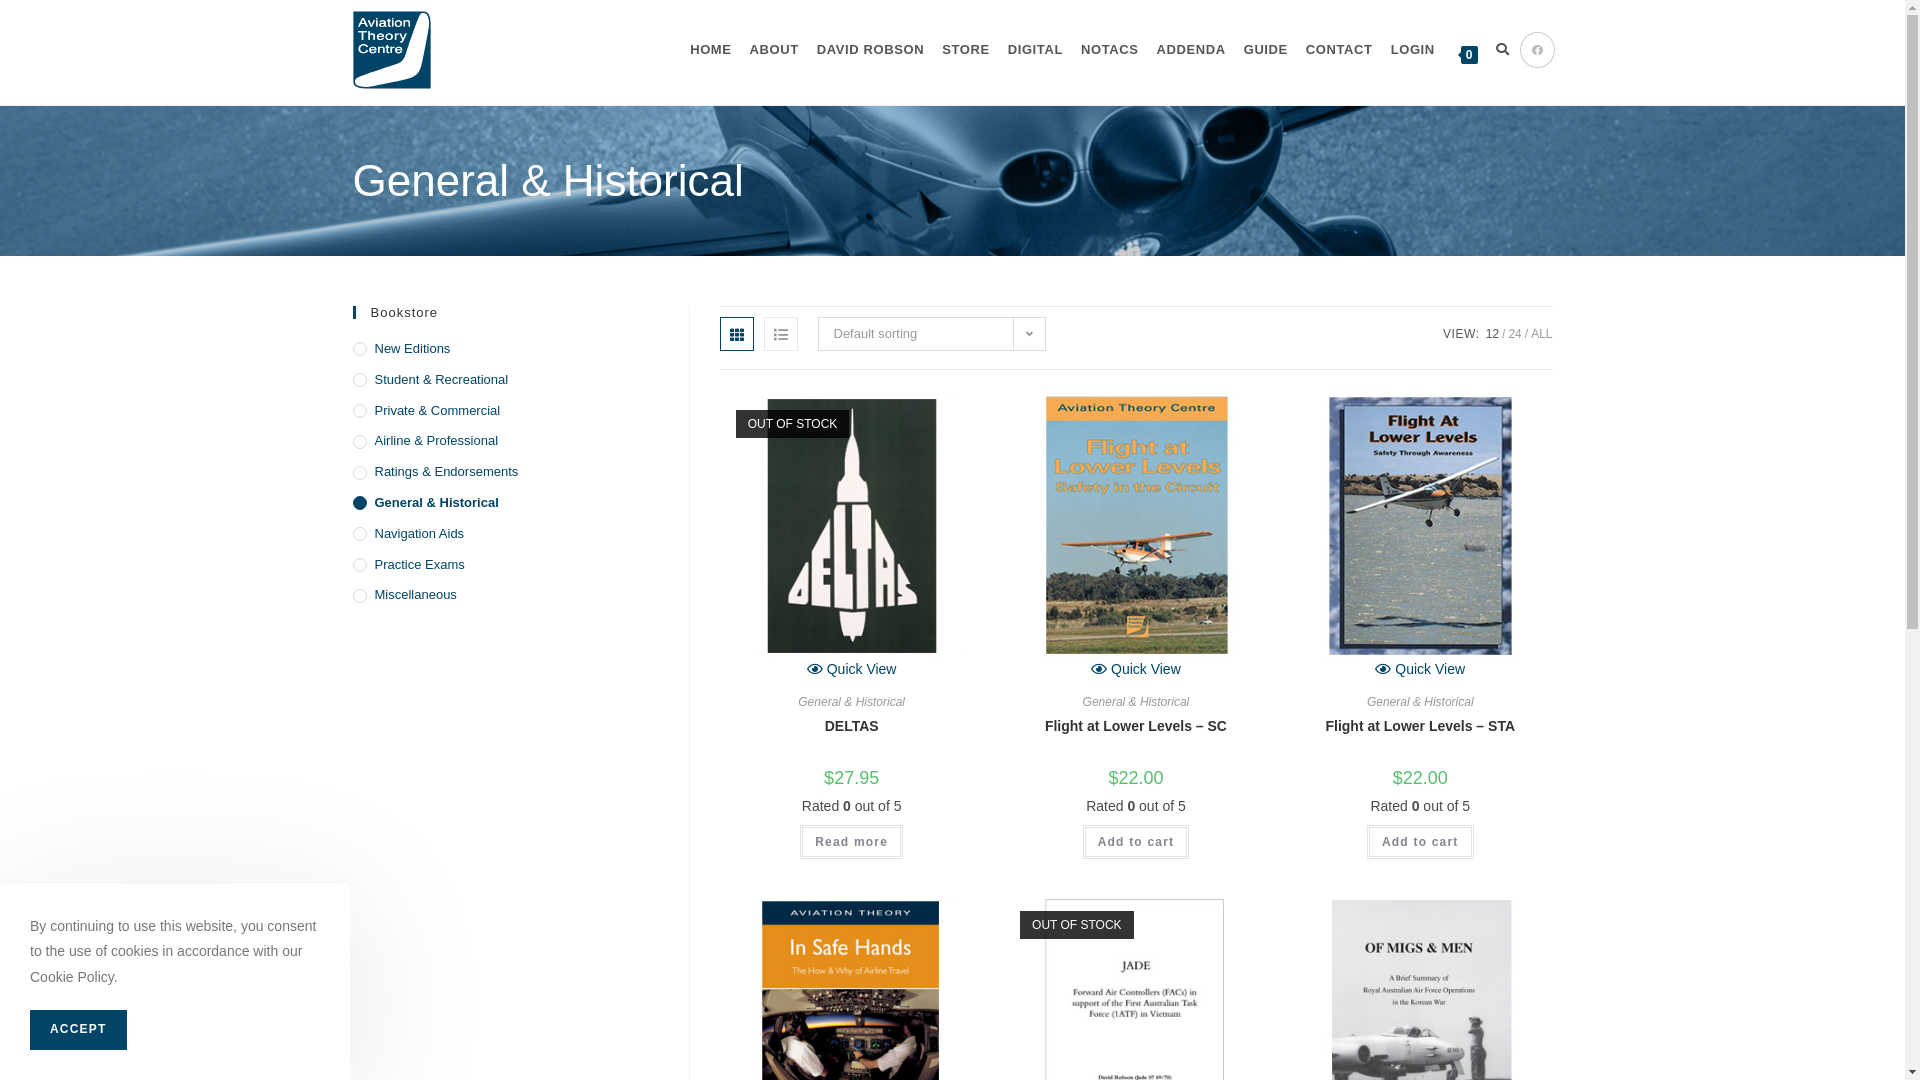 The width and height of the screenshot is (1920, 1080). Describe the element at coordinates (351, 594) in the screenshot. I see `'Miscellaneous'` at that location.